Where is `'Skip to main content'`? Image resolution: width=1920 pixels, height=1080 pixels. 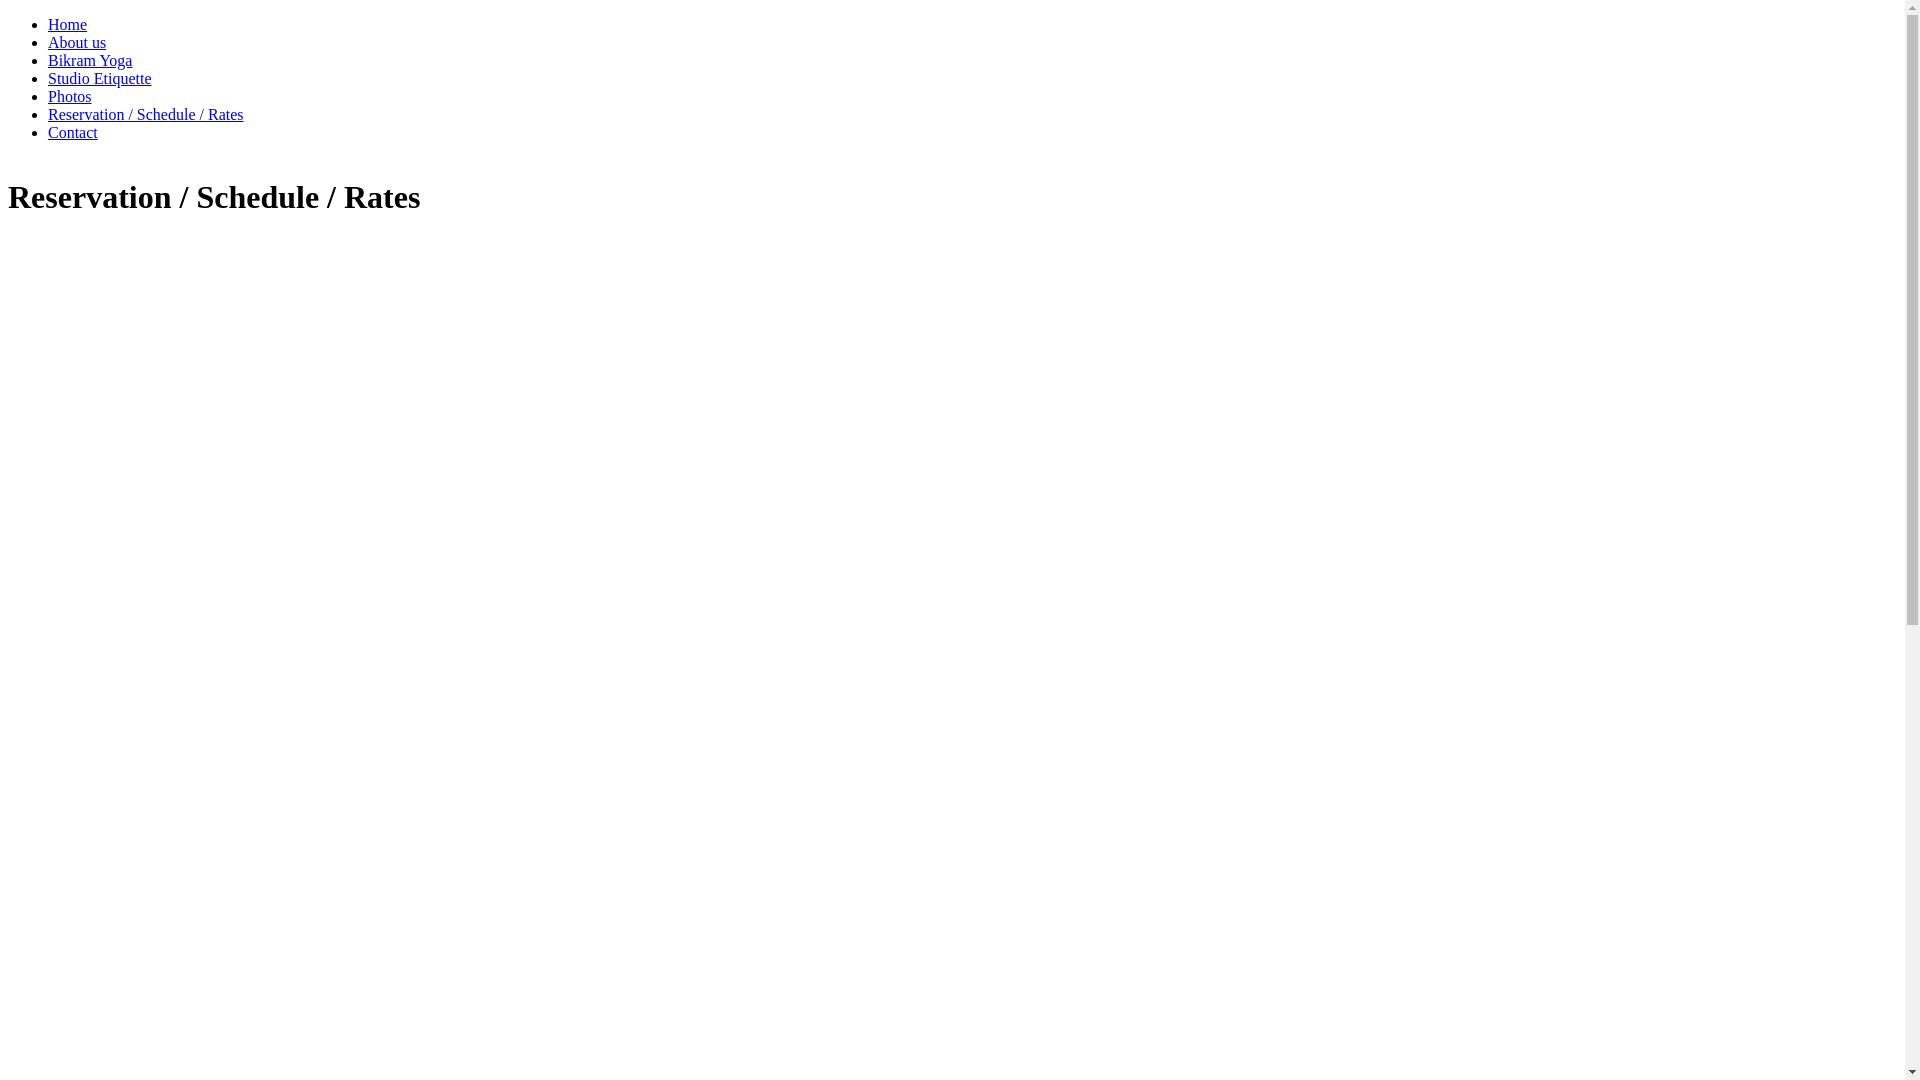 'Skip to main content' is located at coordinates (74, 16).